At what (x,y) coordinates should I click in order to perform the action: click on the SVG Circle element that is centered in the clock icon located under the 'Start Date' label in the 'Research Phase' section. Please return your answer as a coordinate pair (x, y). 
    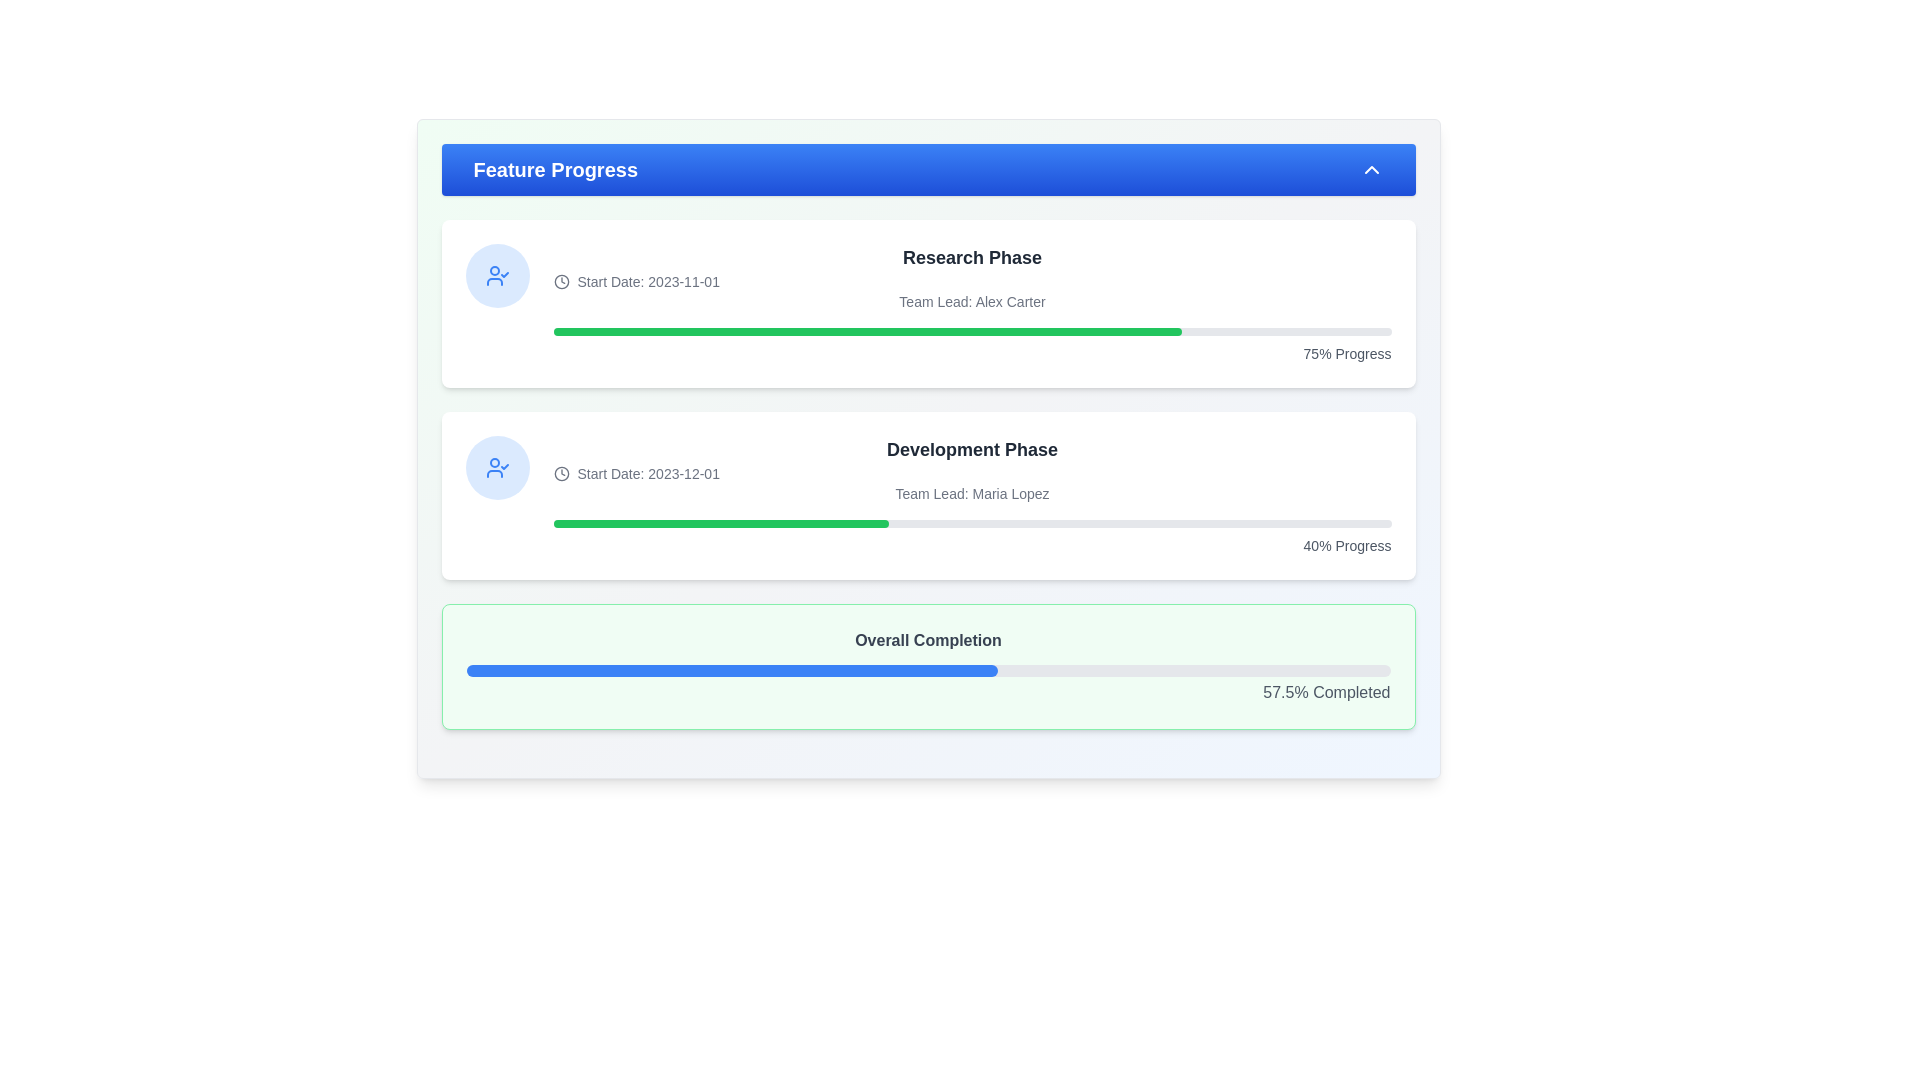
    Looking at the image, I should click on (560, 474).